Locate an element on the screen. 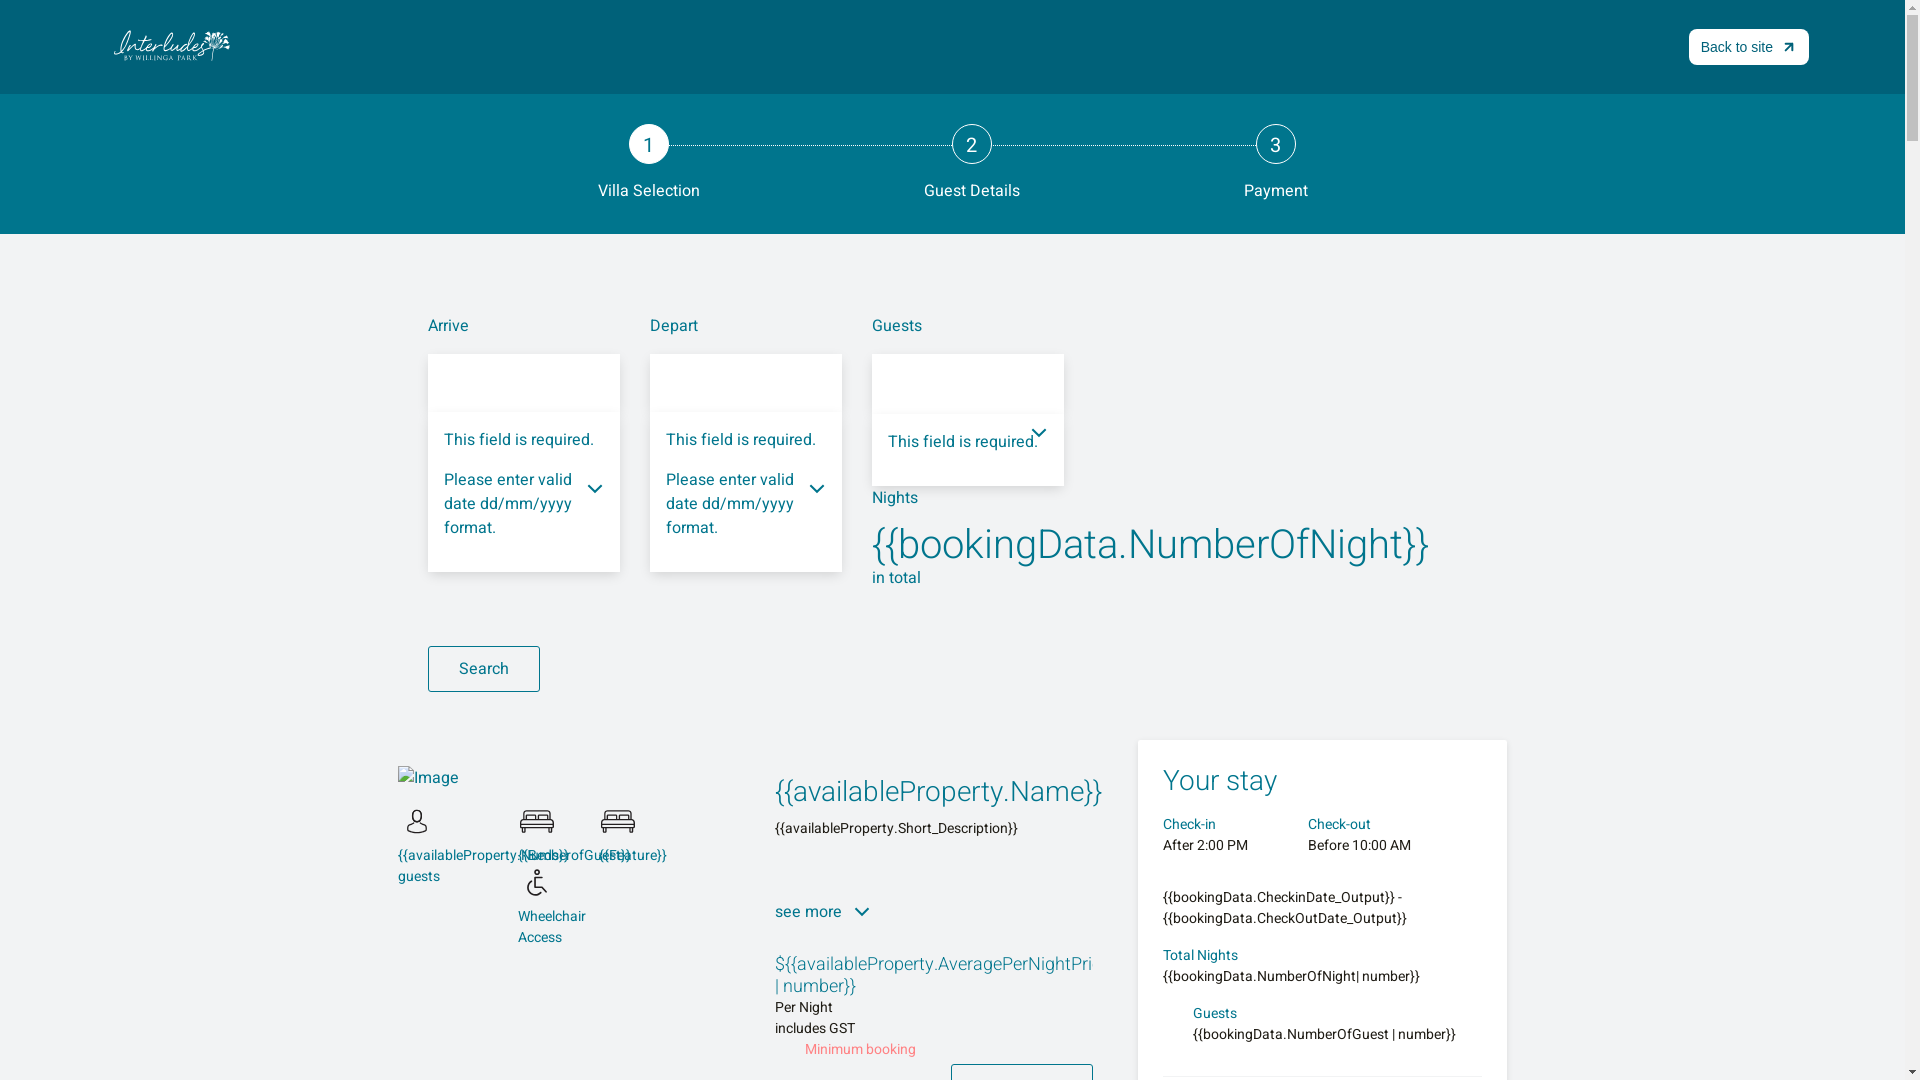 This screenshot has height=1080, width=1920. 'Search' is located at coordinates (484, 668).